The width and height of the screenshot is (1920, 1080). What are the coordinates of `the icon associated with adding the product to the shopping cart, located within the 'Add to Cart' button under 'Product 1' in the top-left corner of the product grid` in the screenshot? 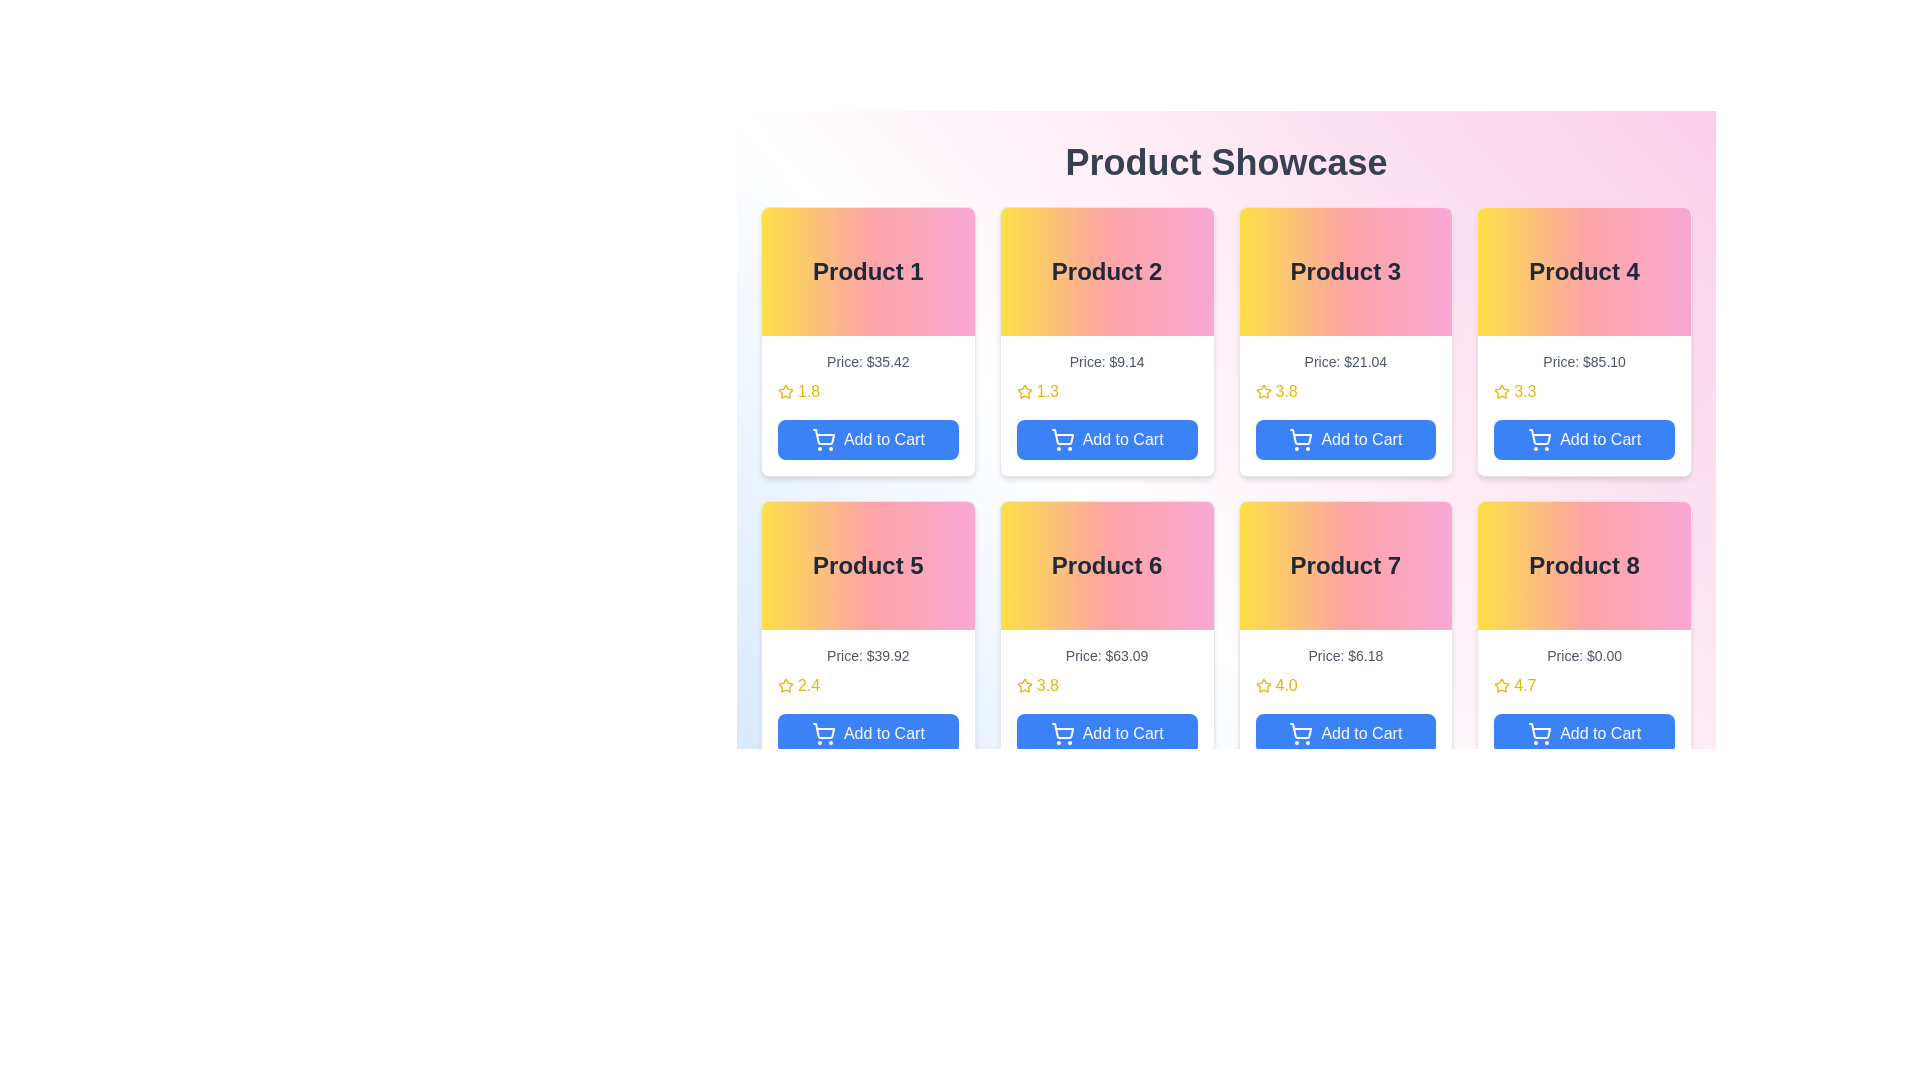 It's located at (824, 436).